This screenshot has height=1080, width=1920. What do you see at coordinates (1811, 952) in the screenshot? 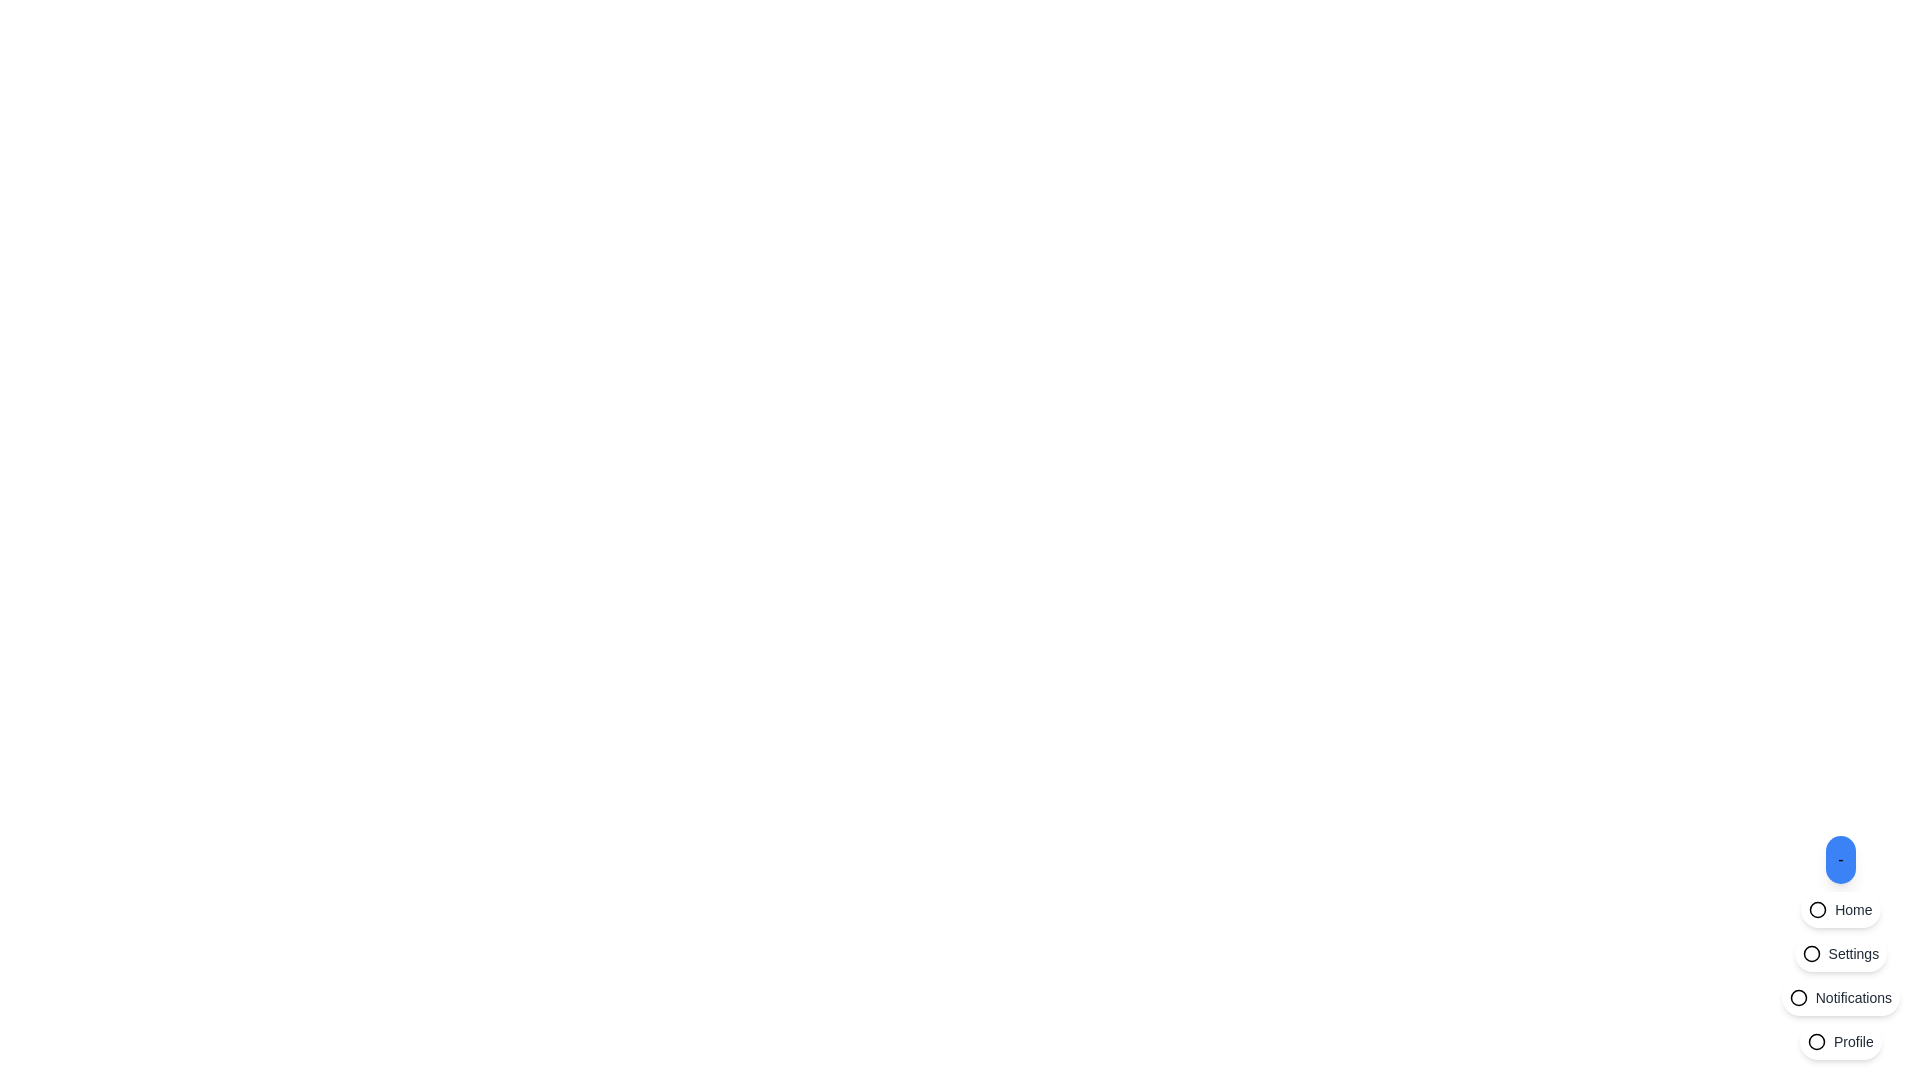
I see `the circular icon located in the vertical sidebar menu towards the bottom right of the interface` at bounding box center [1811, 952].